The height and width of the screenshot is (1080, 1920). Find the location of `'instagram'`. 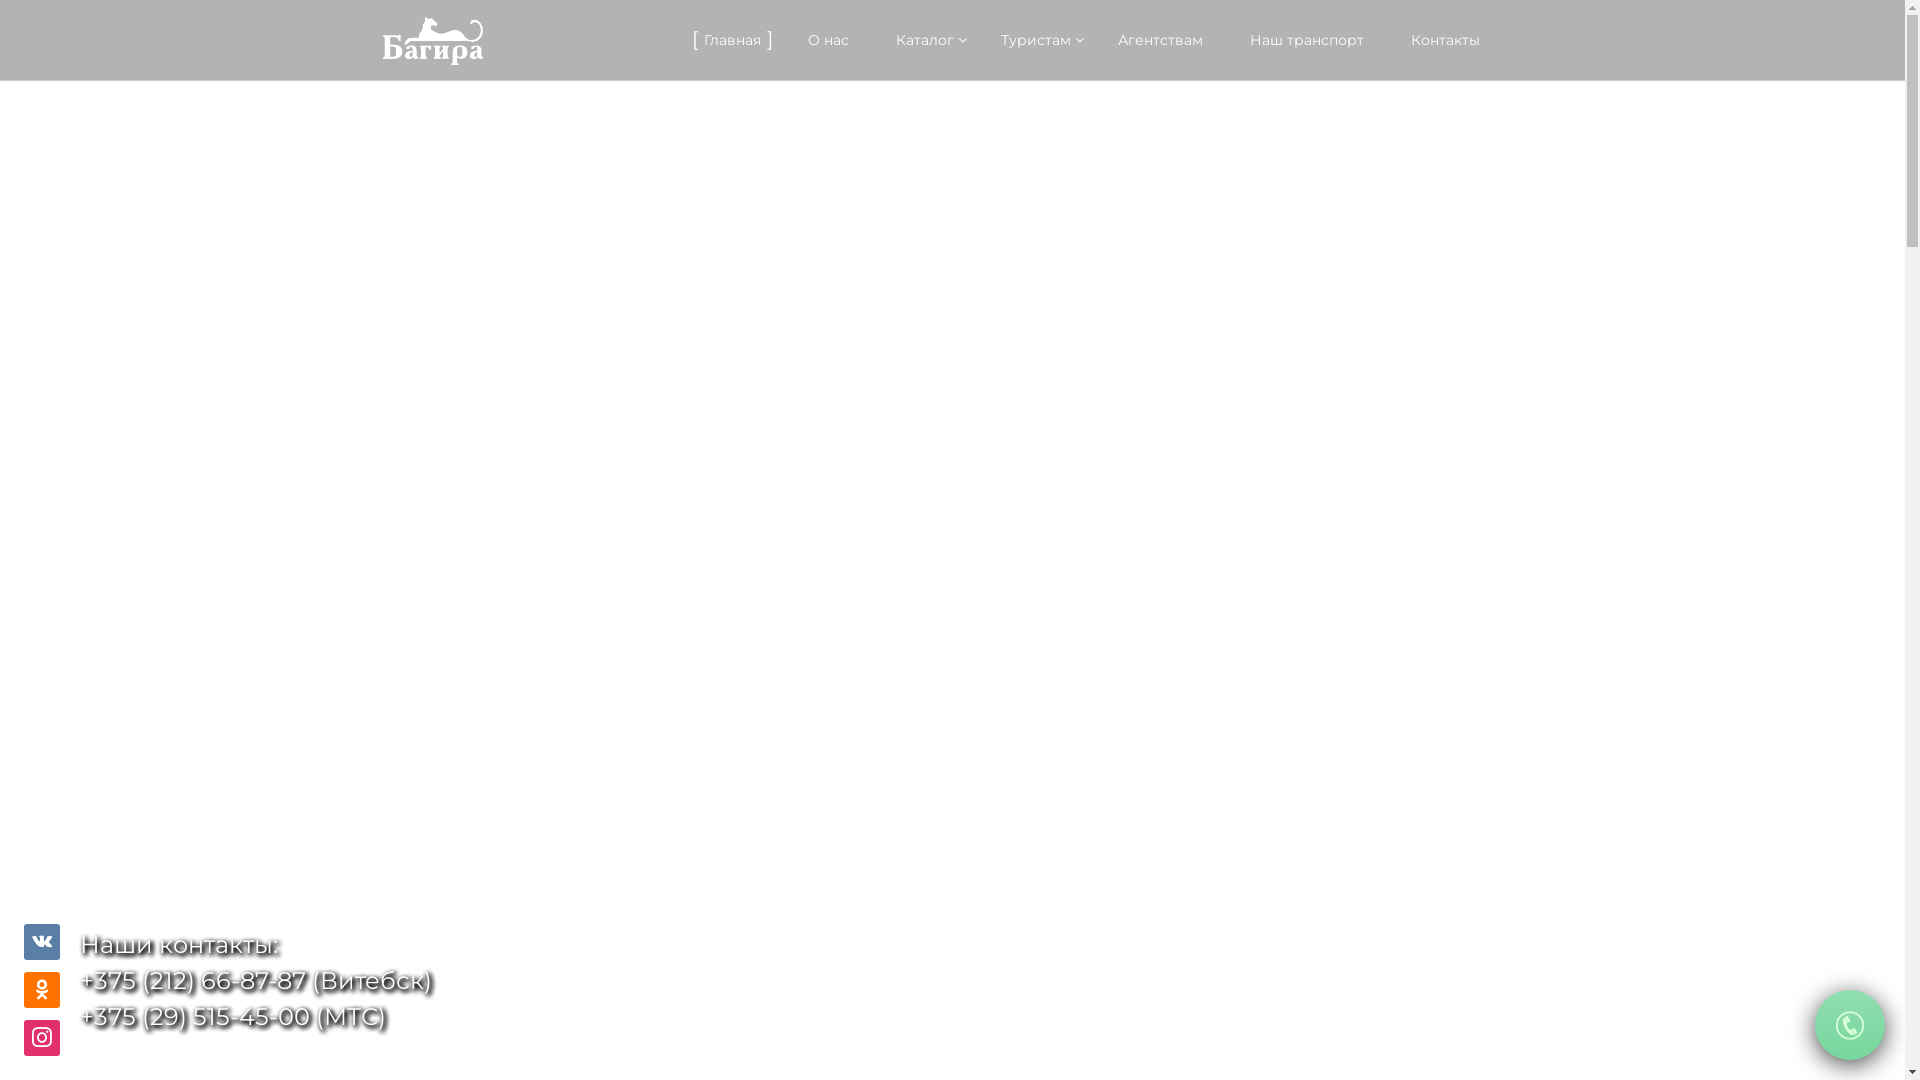

'instagram' is located at coordinates (42, 1036).